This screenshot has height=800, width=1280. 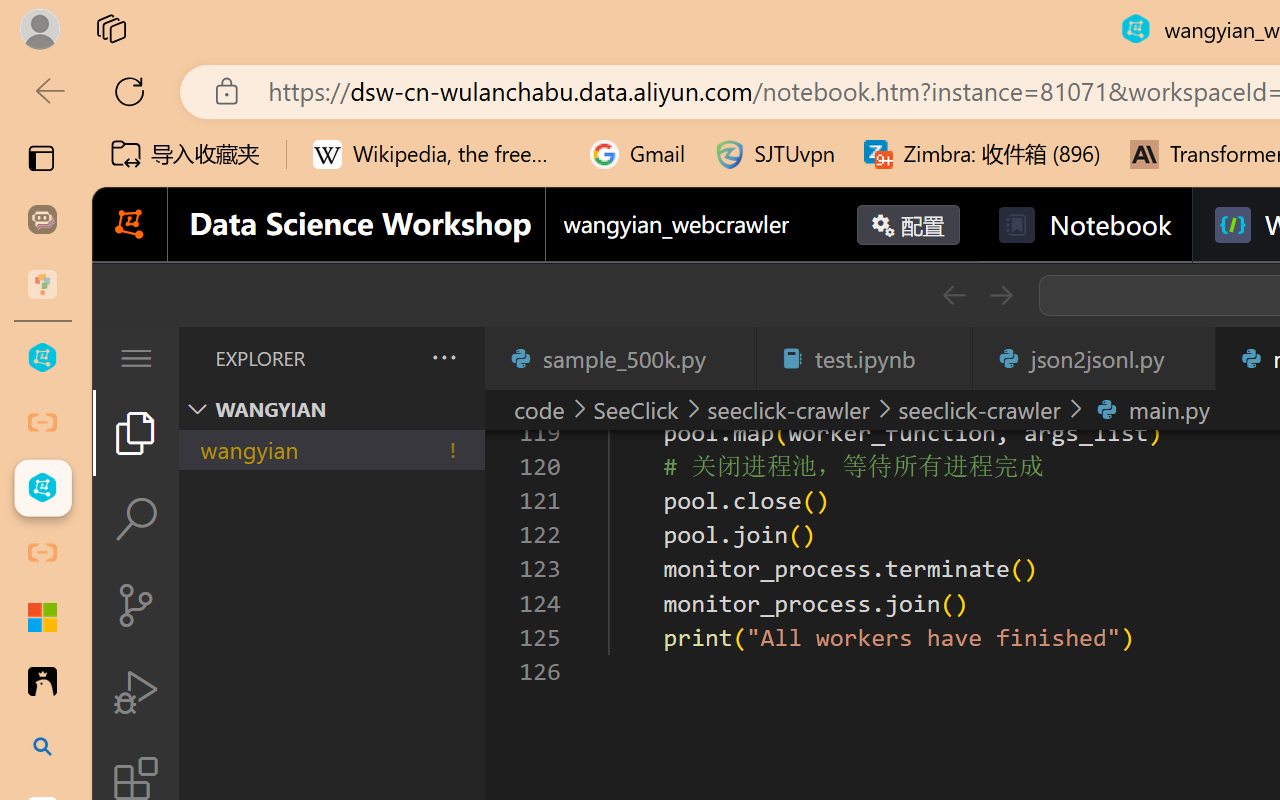 I want to click on 'Wikipedia, the free encyclopedia', so click(x=436, y=154).